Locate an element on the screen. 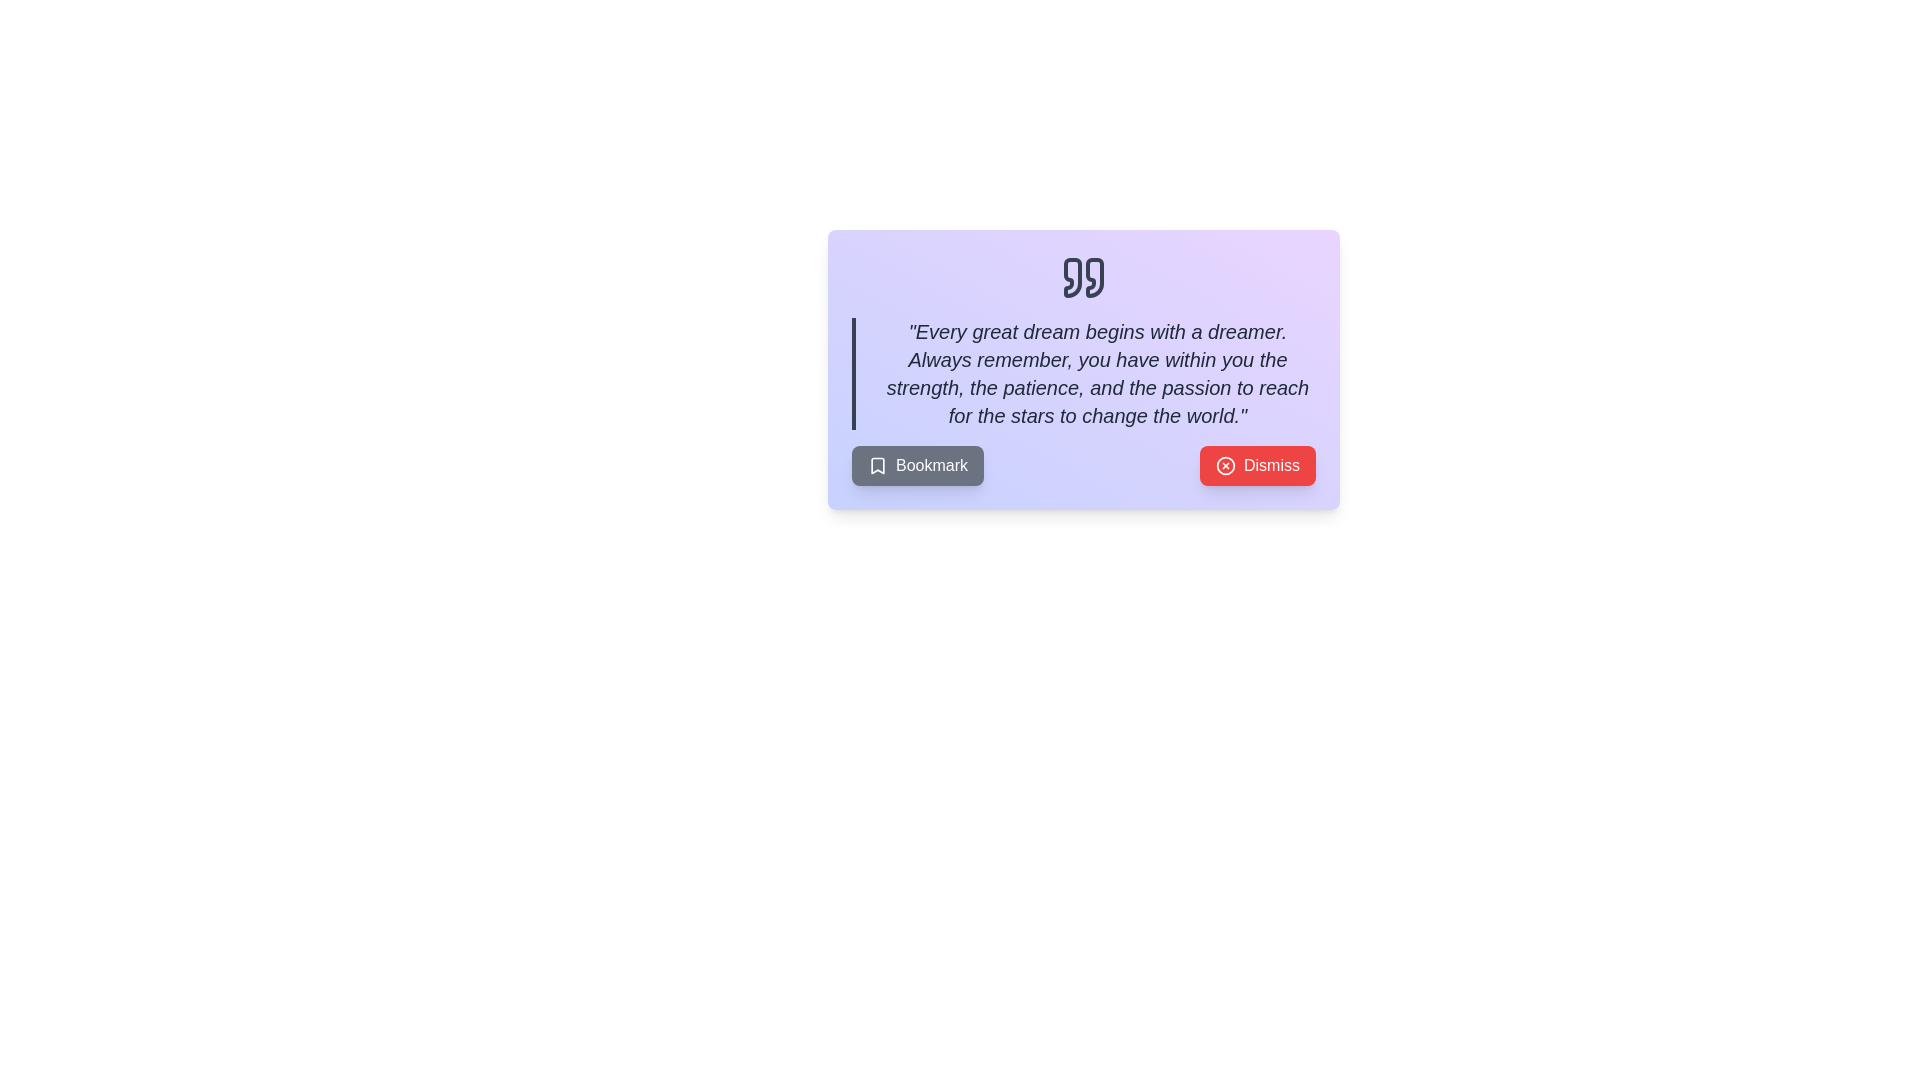 This screenshot has width=1920, height=1080. the second curved graphical quotation mark icon, which is centrally positioned in the header of a card-like component, providing visual context for the quoted text below is located at coordinates (1093, 277).